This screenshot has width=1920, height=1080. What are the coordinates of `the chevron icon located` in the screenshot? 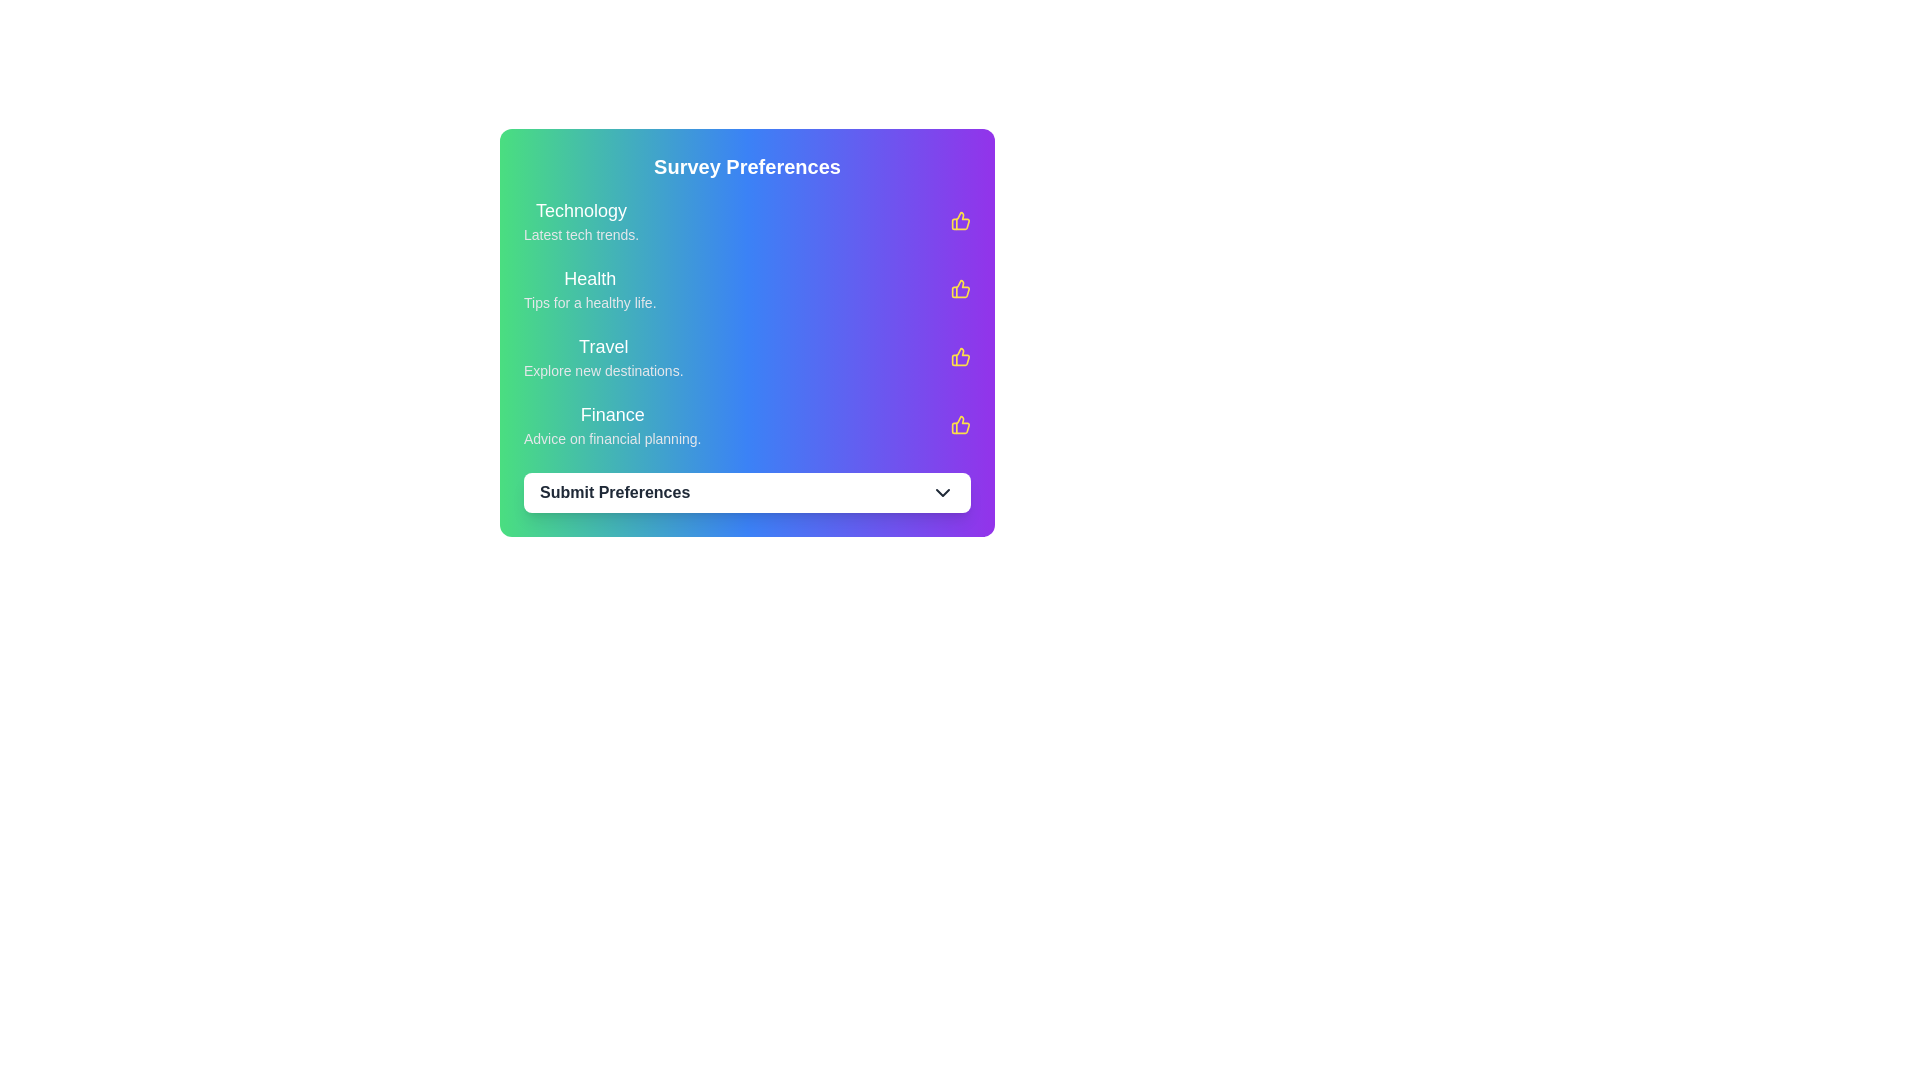 It's located at (941, 493).